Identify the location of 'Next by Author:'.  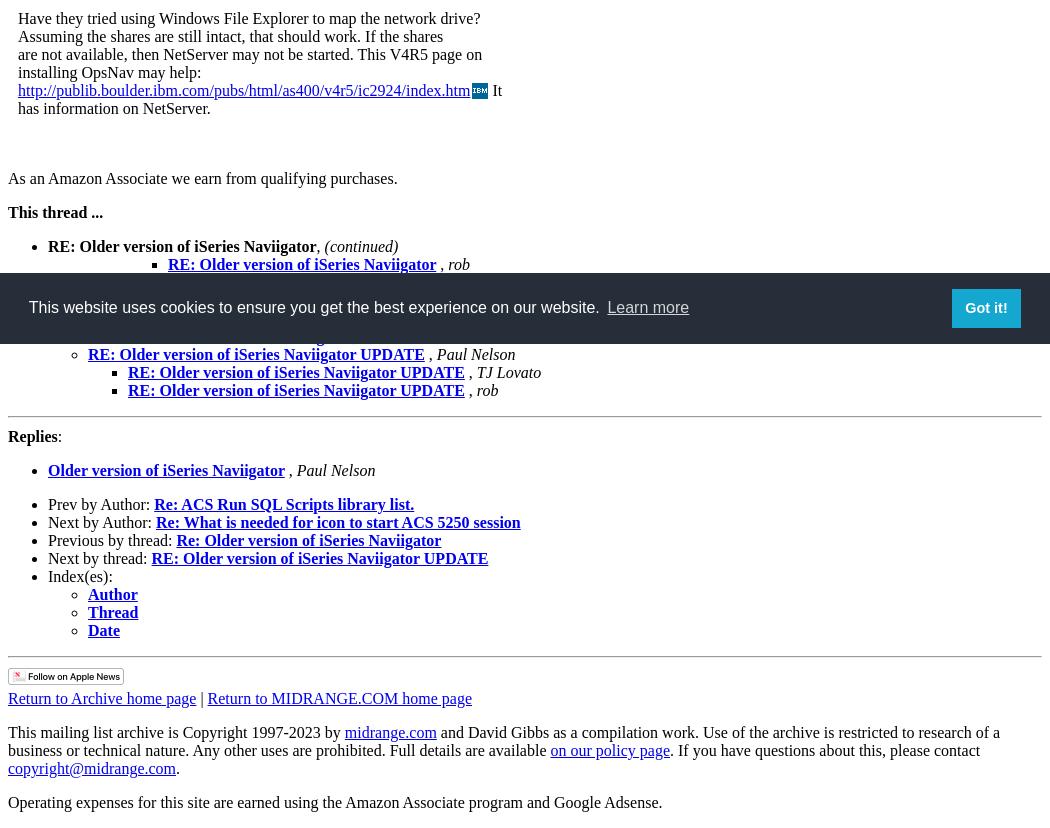
(101, 521).